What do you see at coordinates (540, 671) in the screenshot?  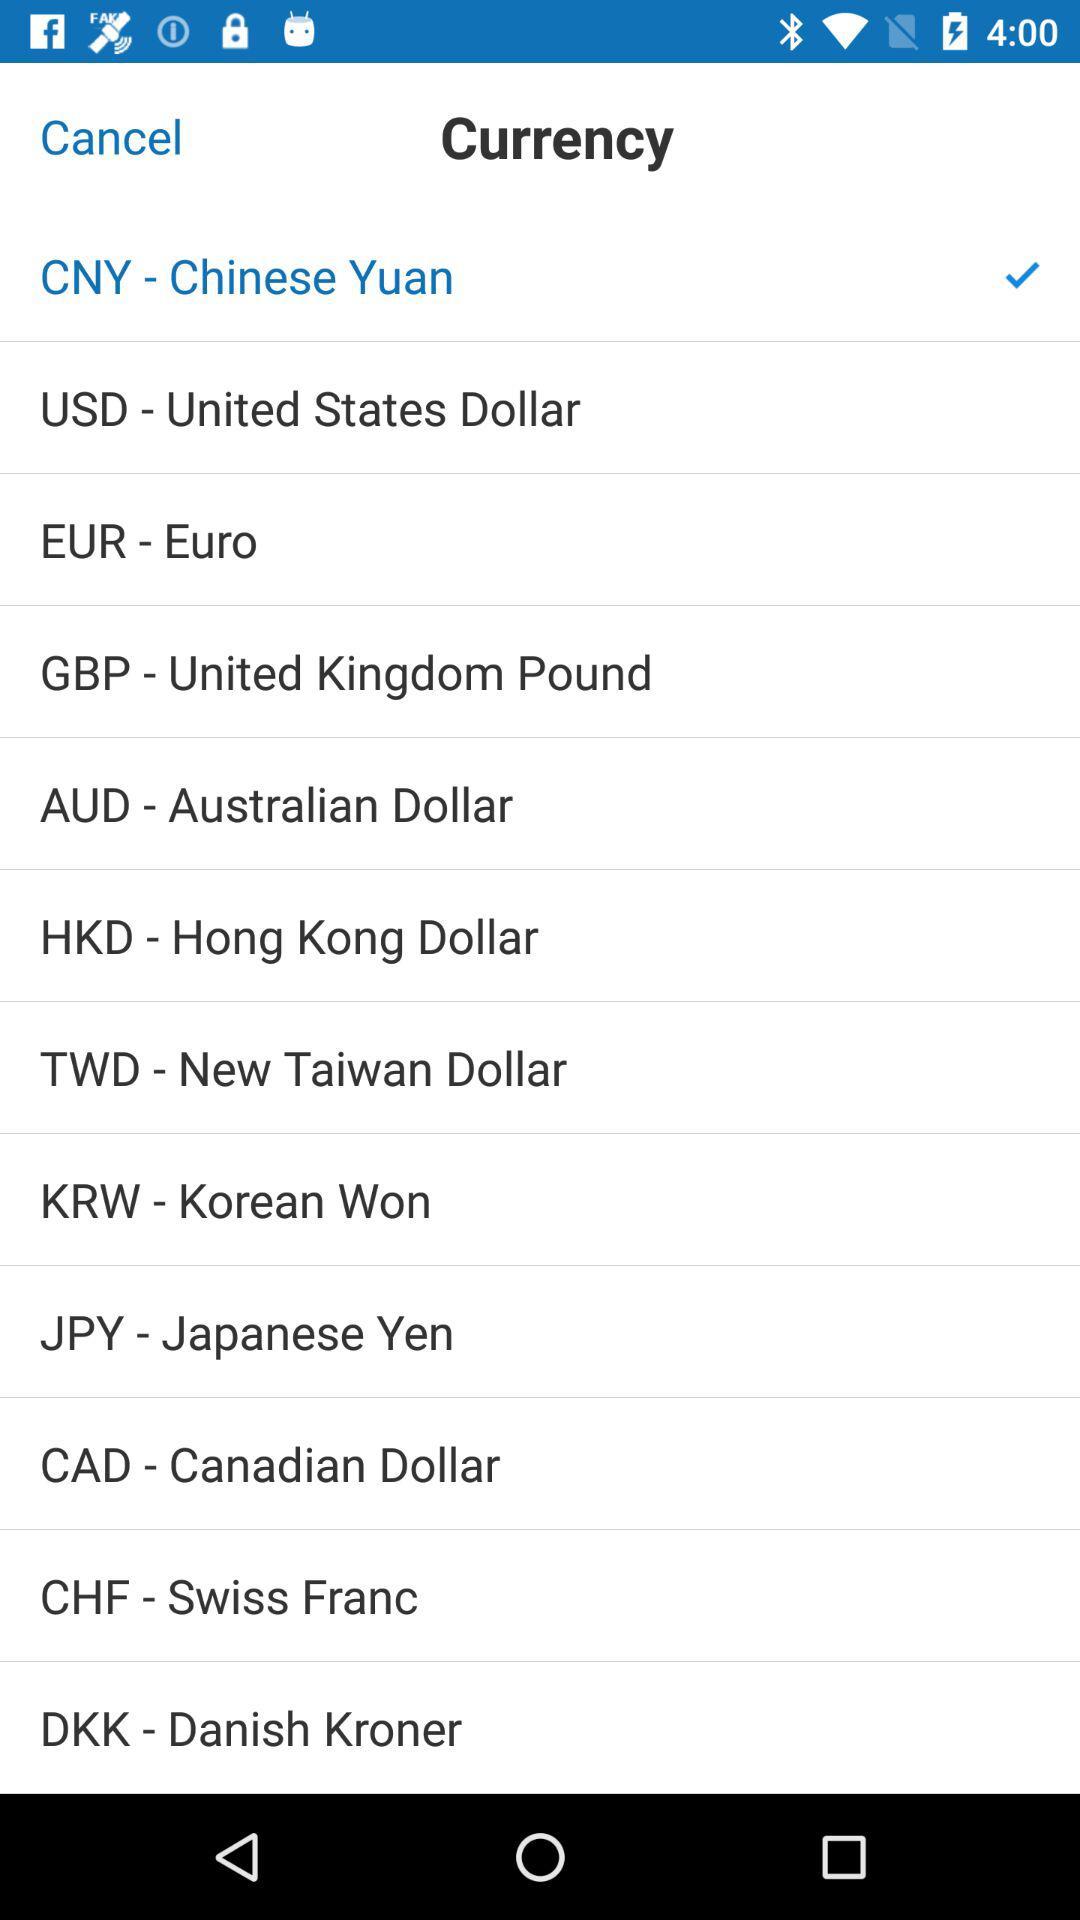 I see `gbp united kingdom icon` at bounding box center [540, 671].